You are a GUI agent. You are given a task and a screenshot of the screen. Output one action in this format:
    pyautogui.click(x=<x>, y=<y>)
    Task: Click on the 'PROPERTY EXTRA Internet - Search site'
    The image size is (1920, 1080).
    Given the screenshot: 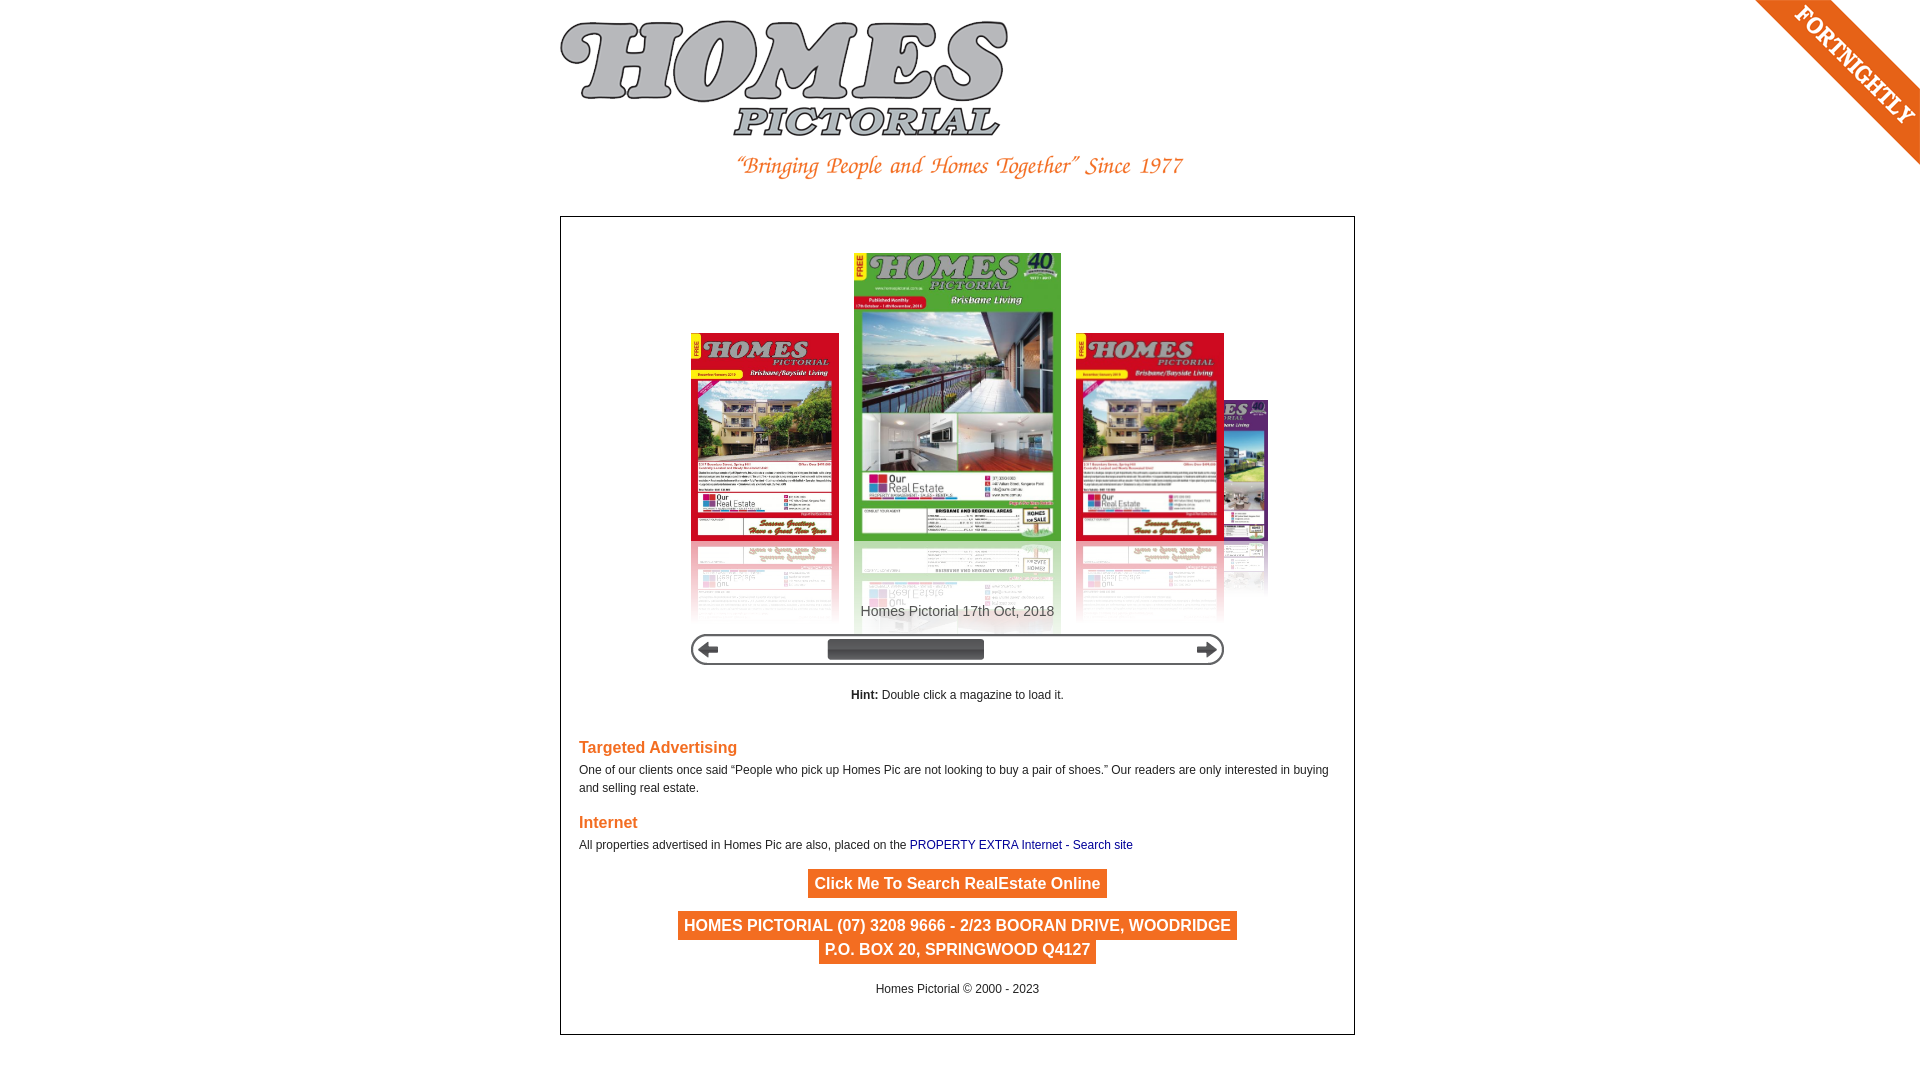 What is the action you would take?
    pyautogui.click(x=1021, y=844)
    